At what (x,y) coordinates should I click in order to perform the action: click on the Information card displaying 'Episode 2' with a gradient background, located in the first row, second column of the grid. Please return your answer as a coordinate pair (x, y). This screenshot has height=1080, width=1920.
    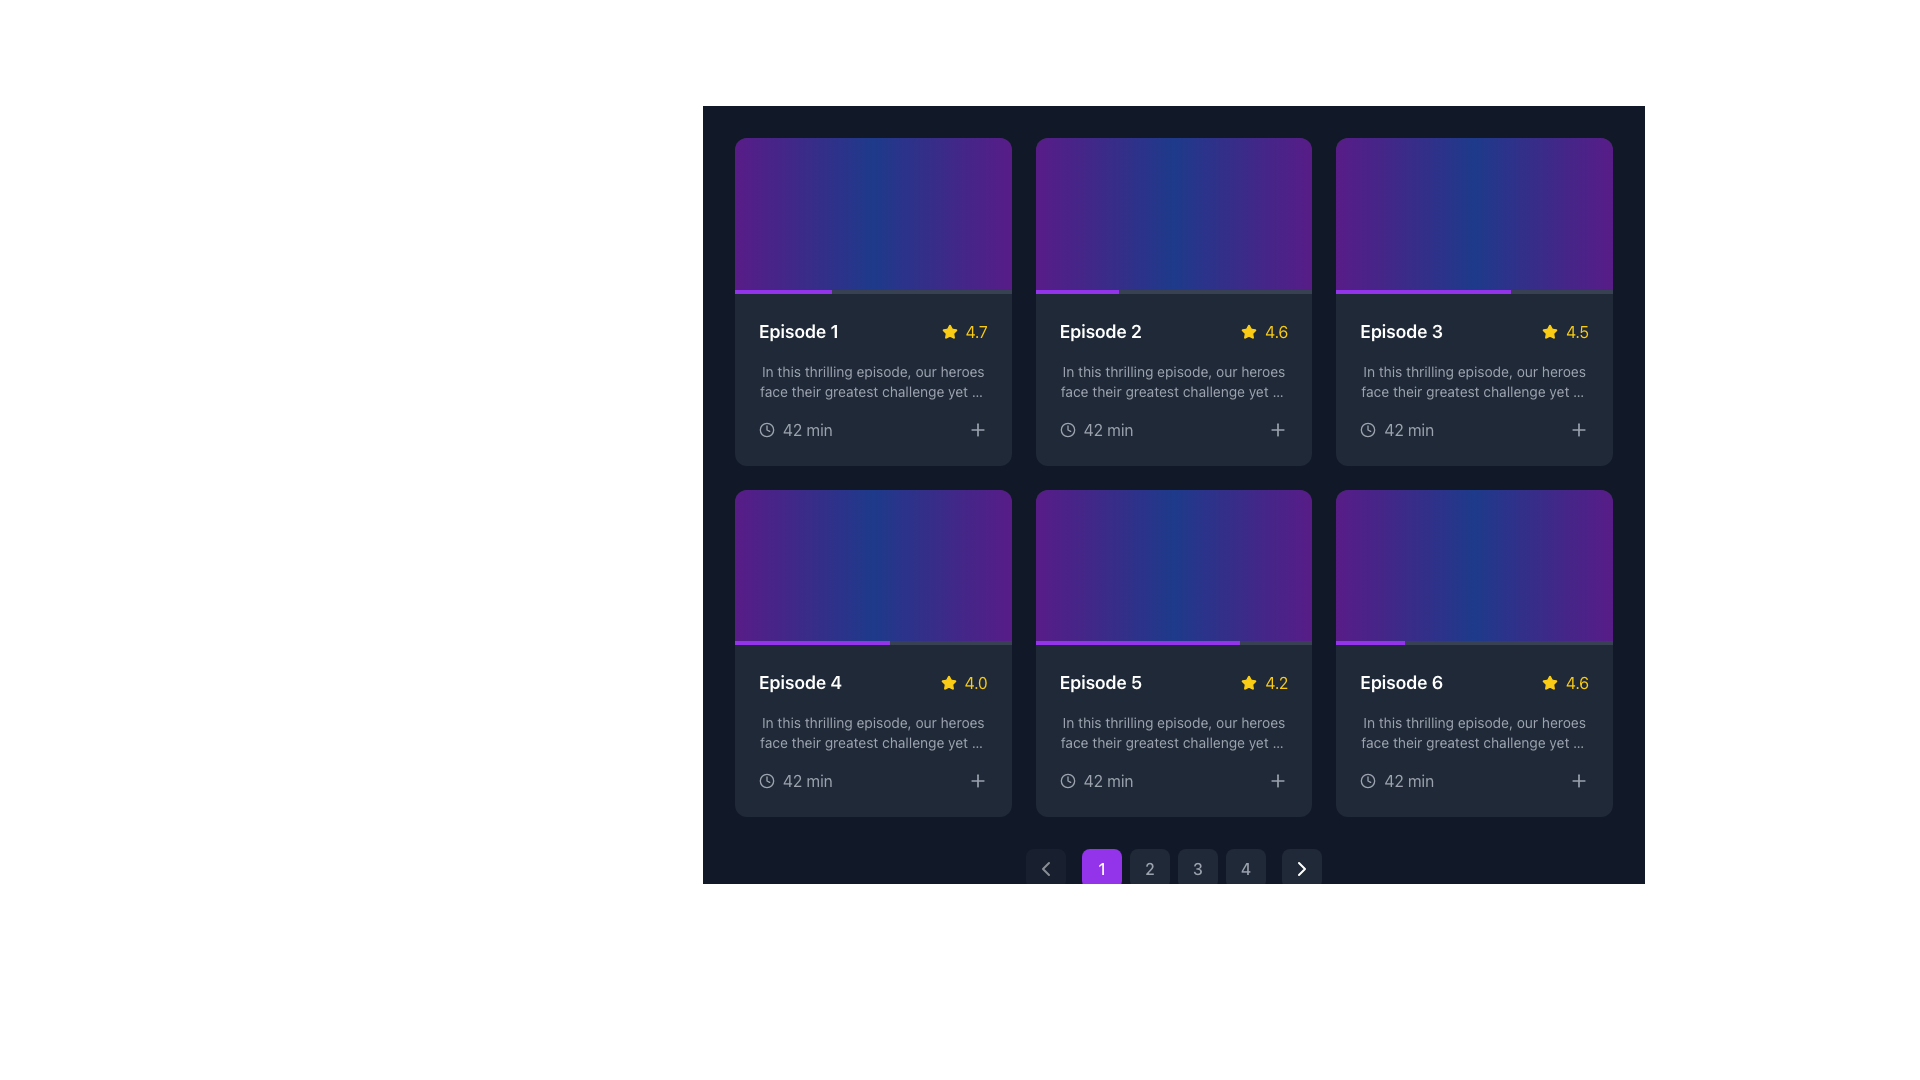
    Looking at the image, I should click on (1174, 301).